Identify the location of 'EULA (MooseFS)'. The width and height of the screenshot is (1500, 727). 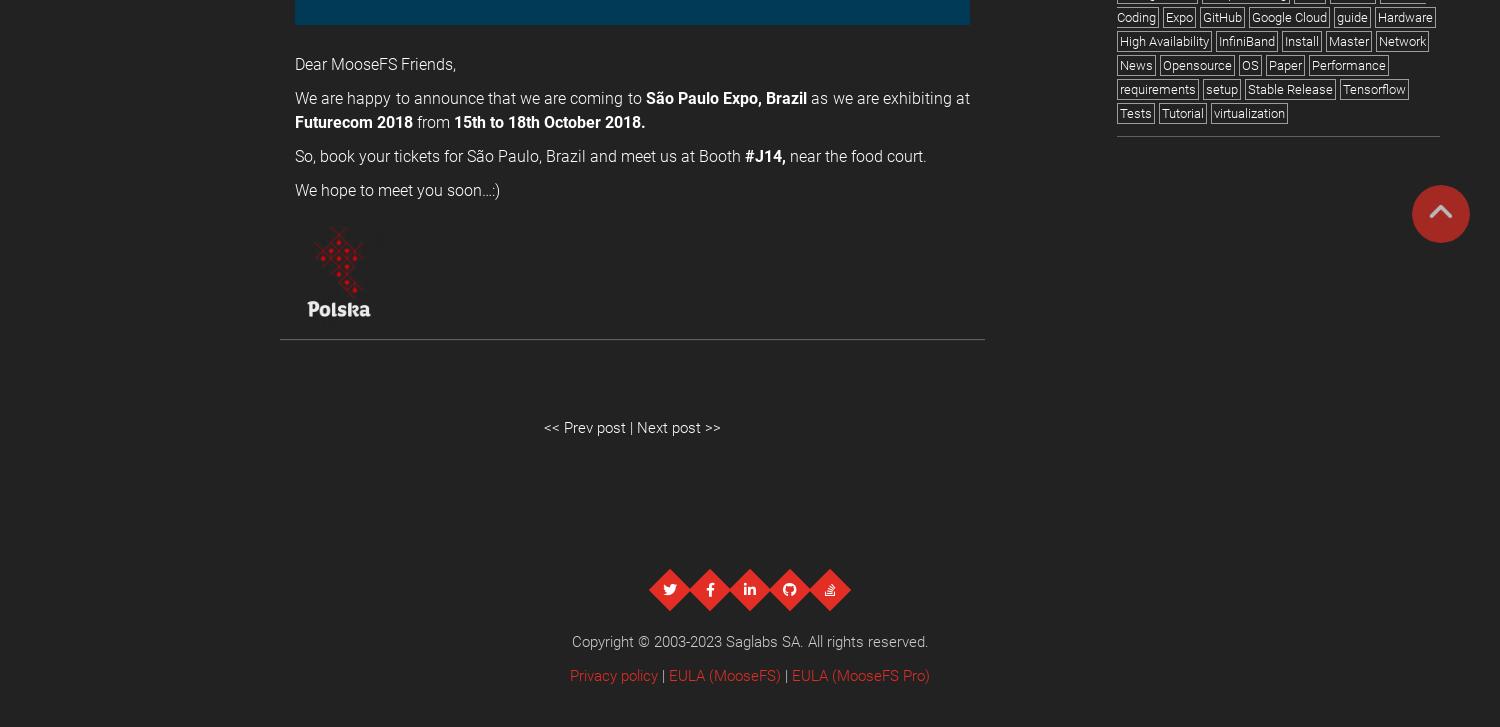
(669, 674).